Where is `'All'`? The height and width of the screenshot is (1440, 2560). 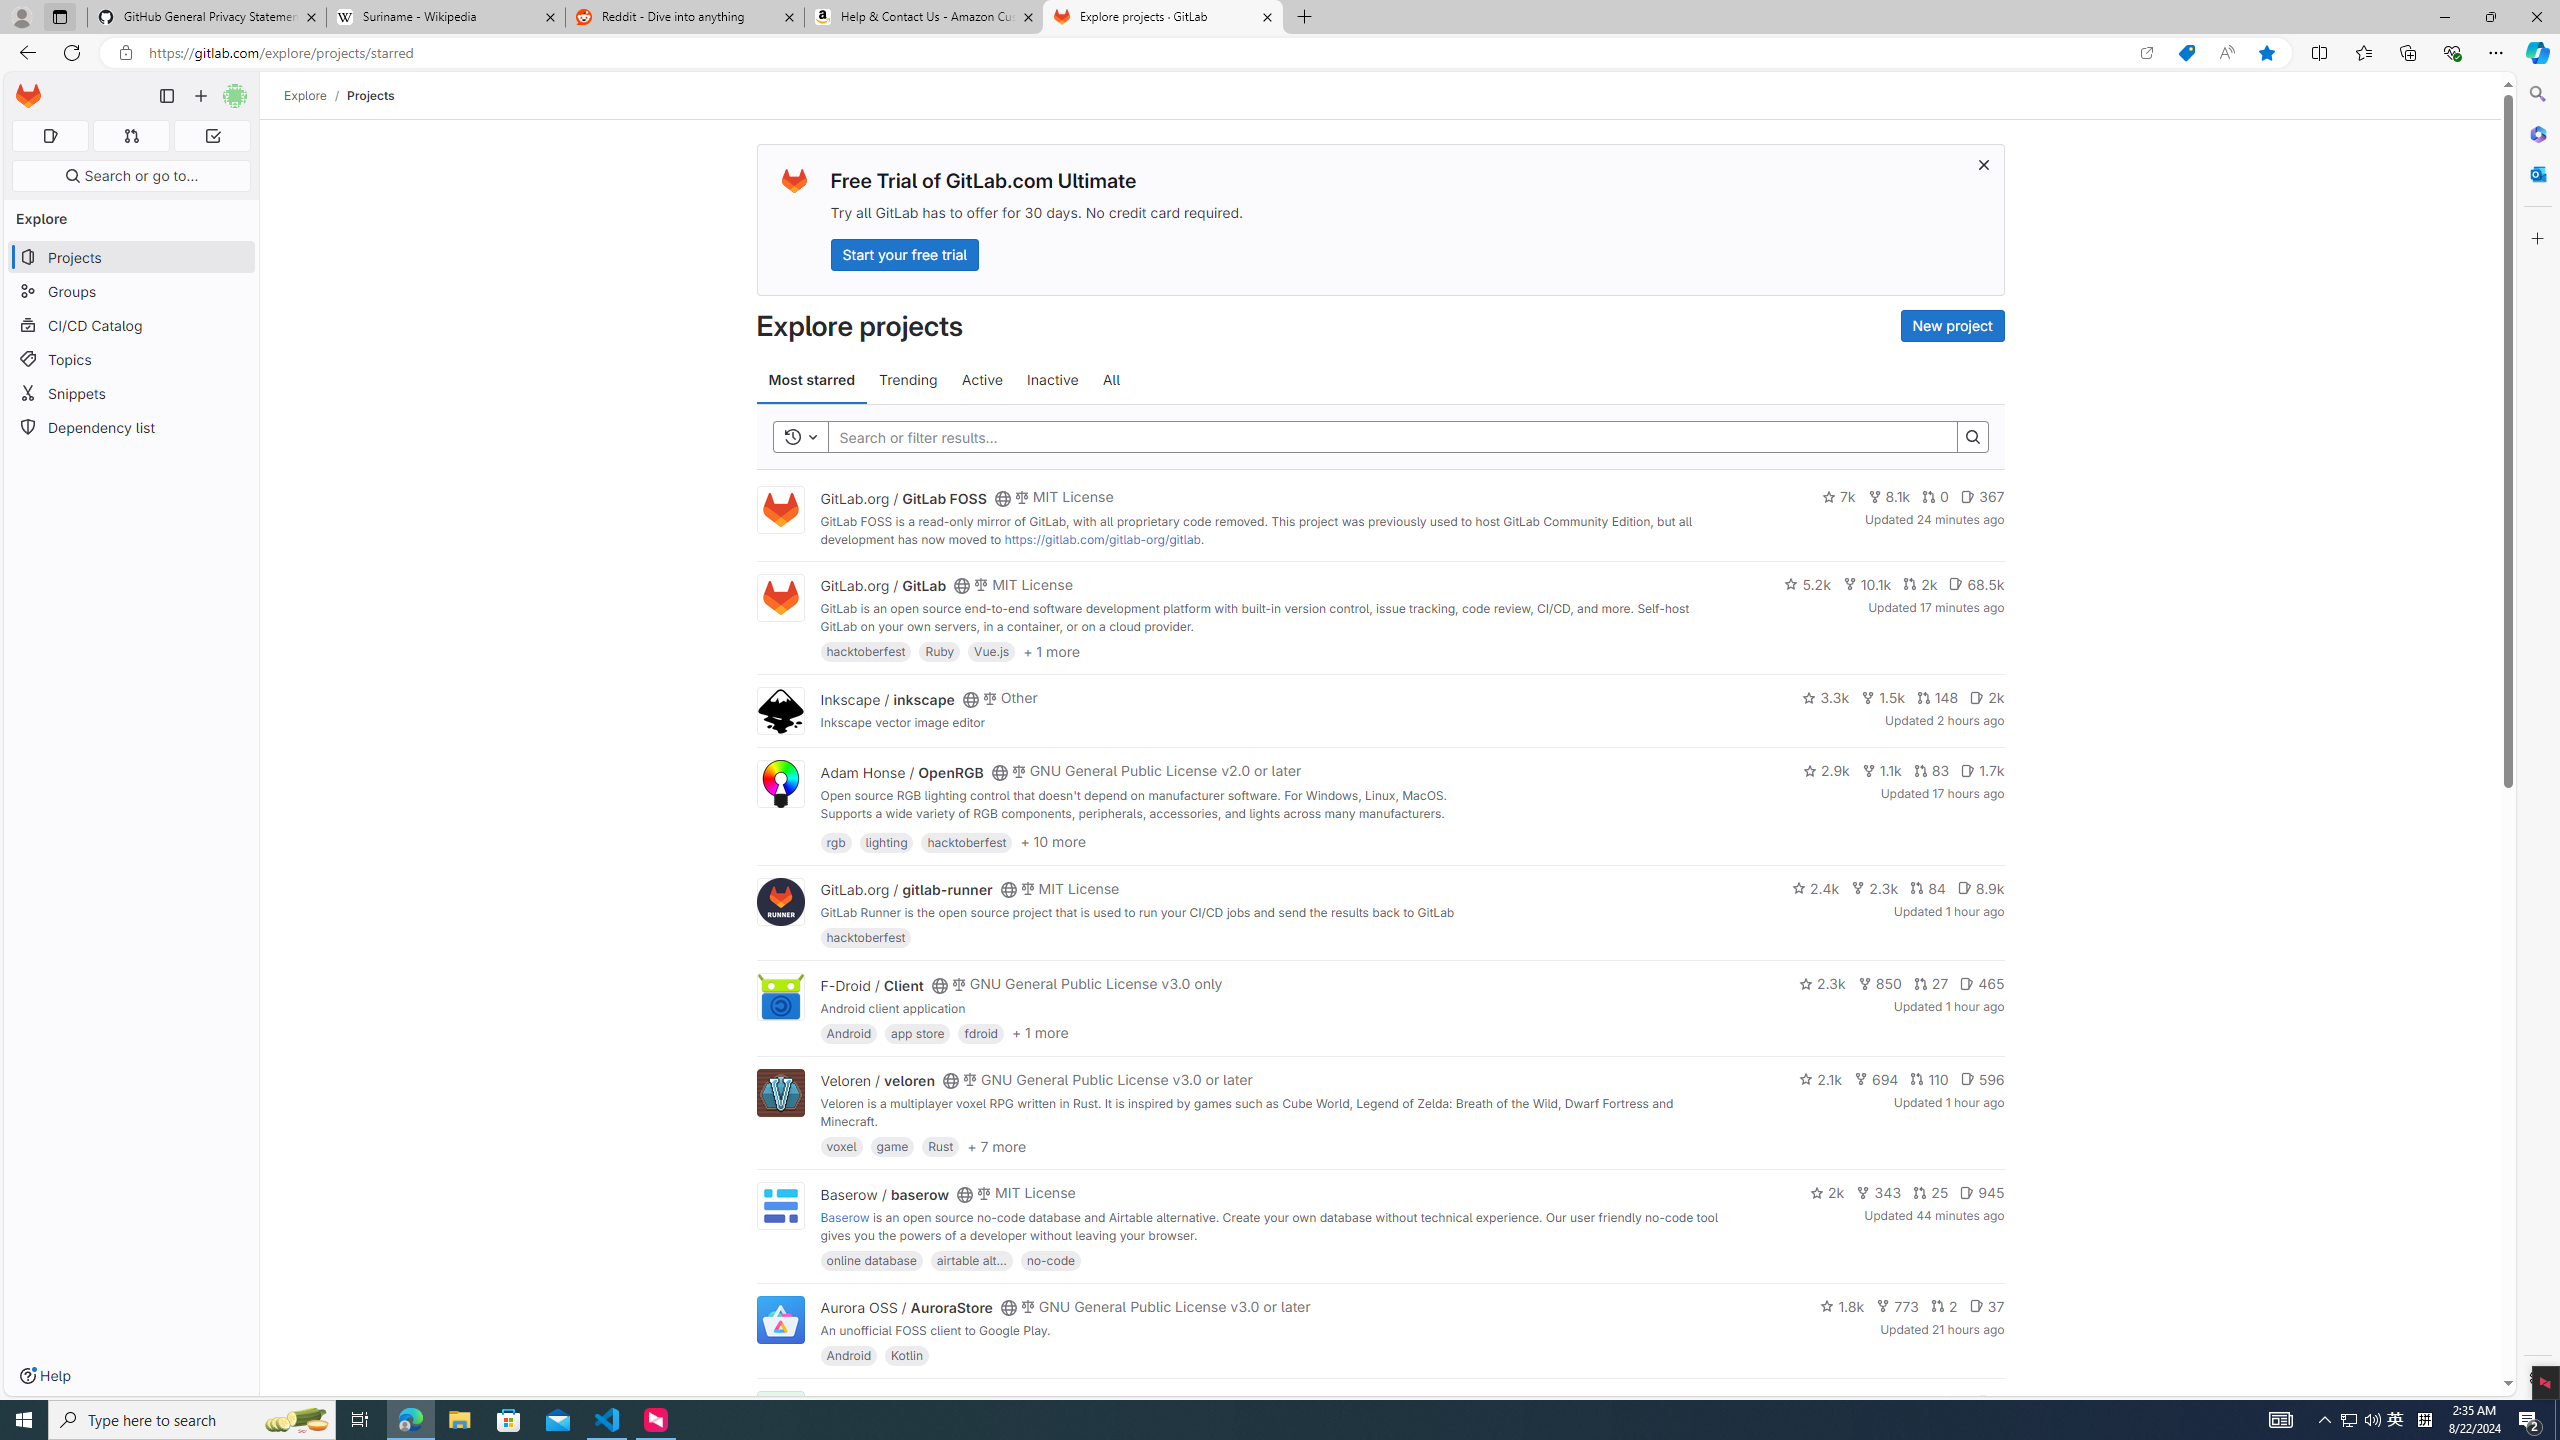 'All' is located at coordinates (1112, 379).